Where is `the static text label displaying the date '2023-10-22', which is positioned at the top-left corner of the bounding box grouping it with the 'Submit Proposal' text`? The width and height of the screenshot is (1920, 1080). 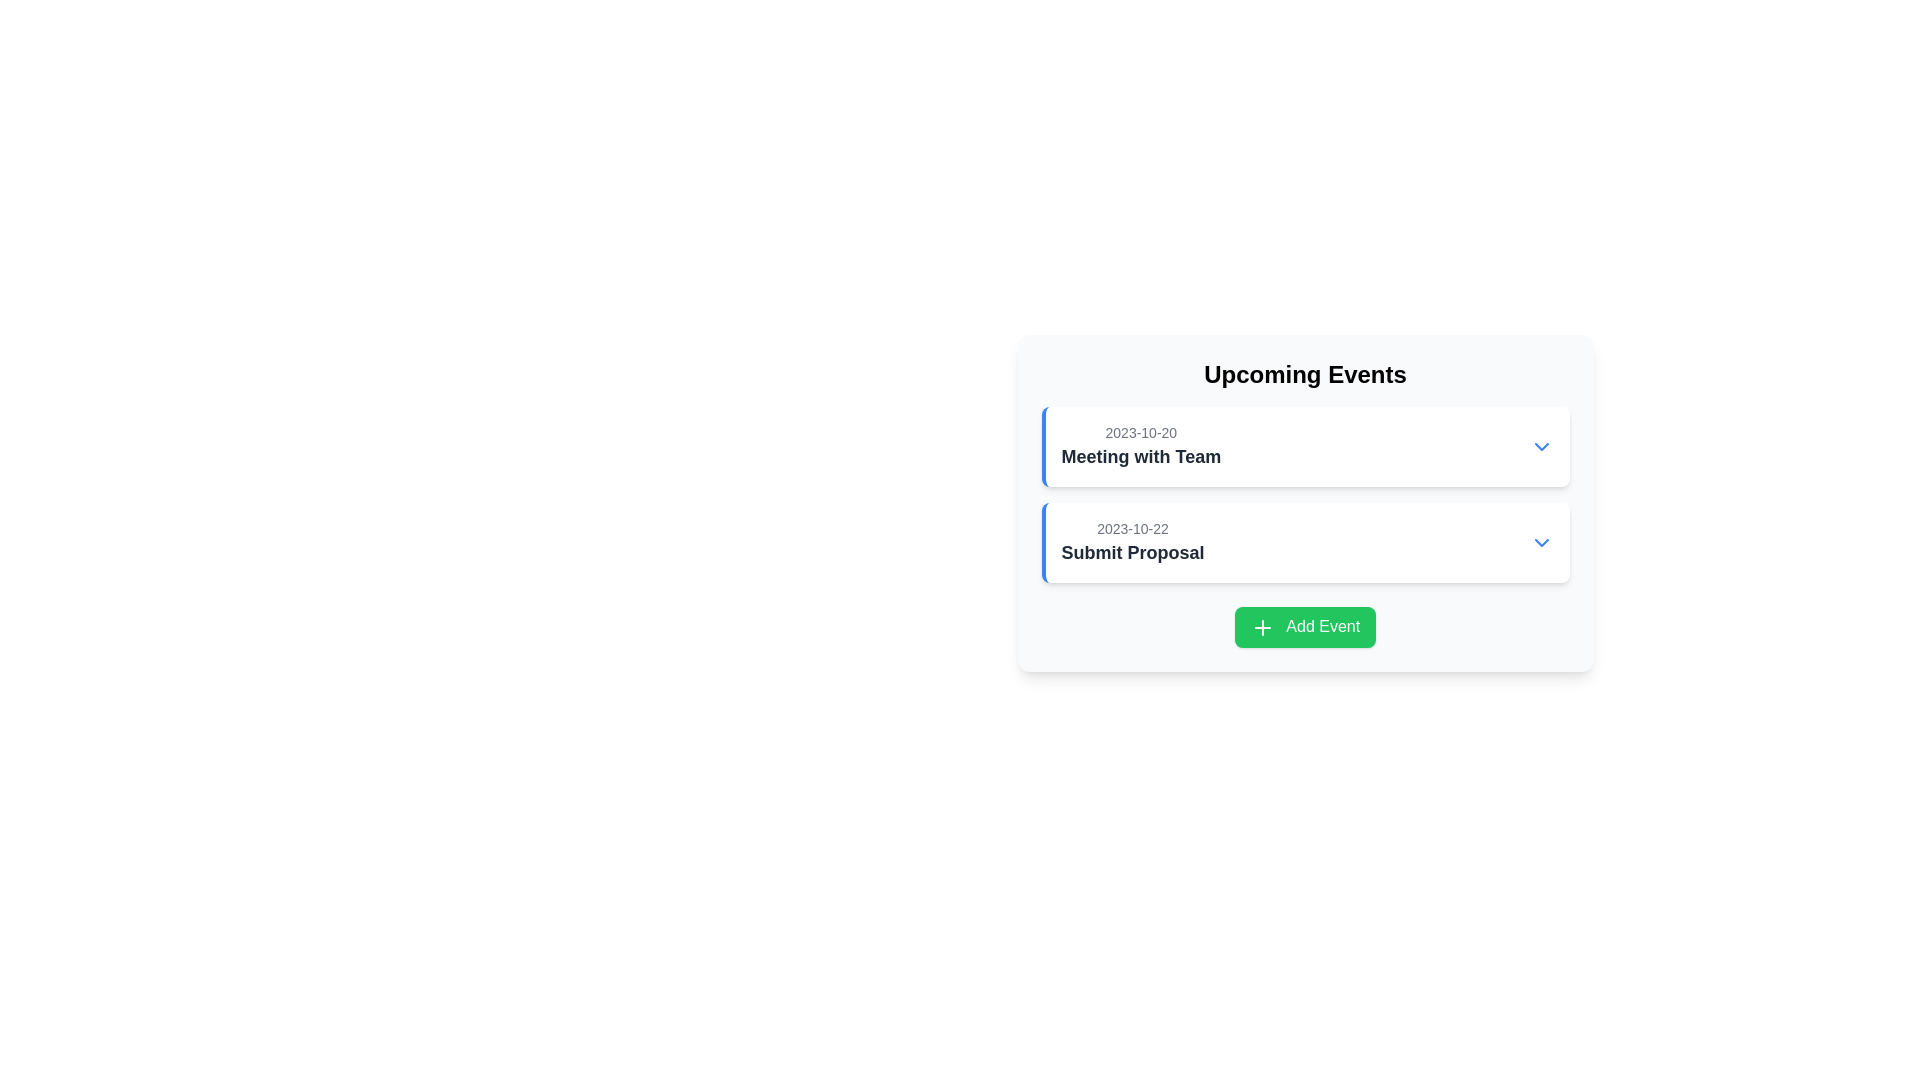
the static text label displaying the date '2023-10-22', which is positioned at the top-left corner of the bounding box grouping it with the 'Submit Proposal' text is located at coordinates (1132, 527).